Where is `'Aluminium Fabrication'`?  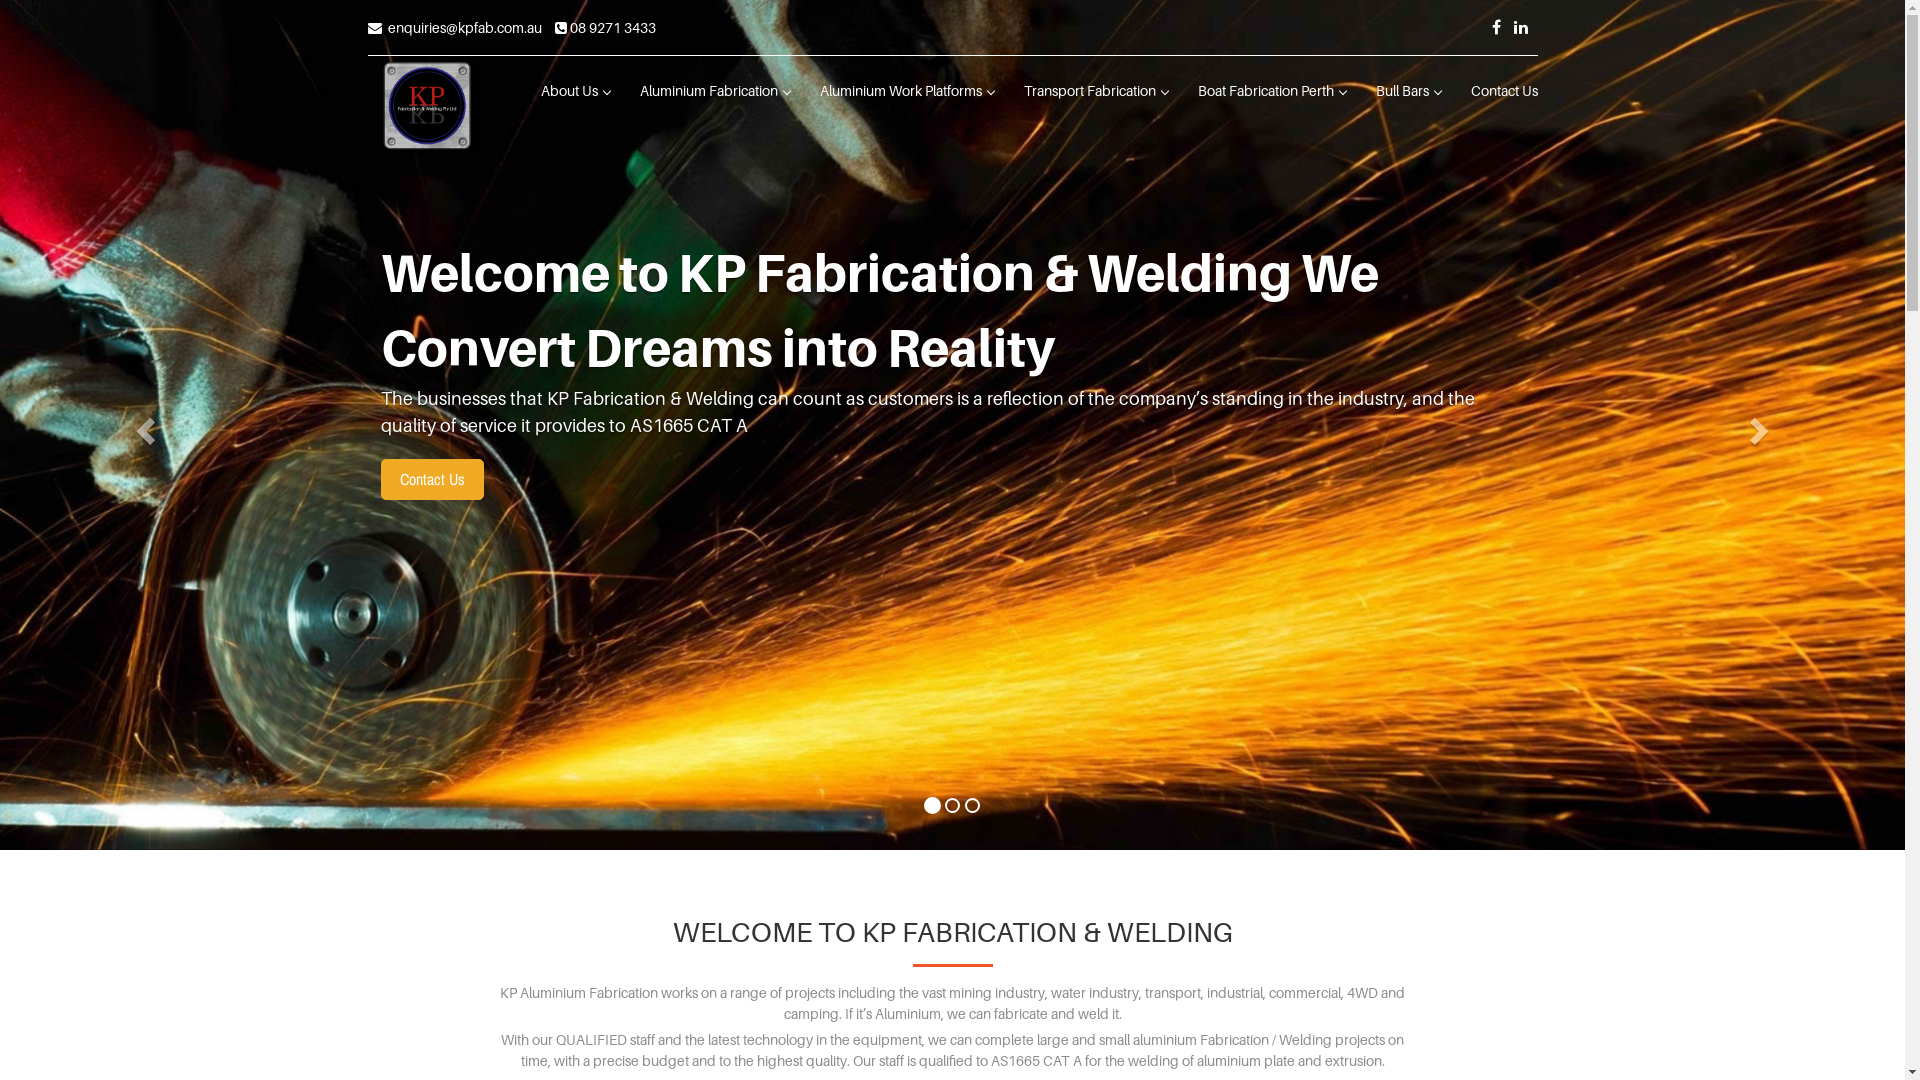
'Aluminium Fabrication' is located at coordinates (623, 91).